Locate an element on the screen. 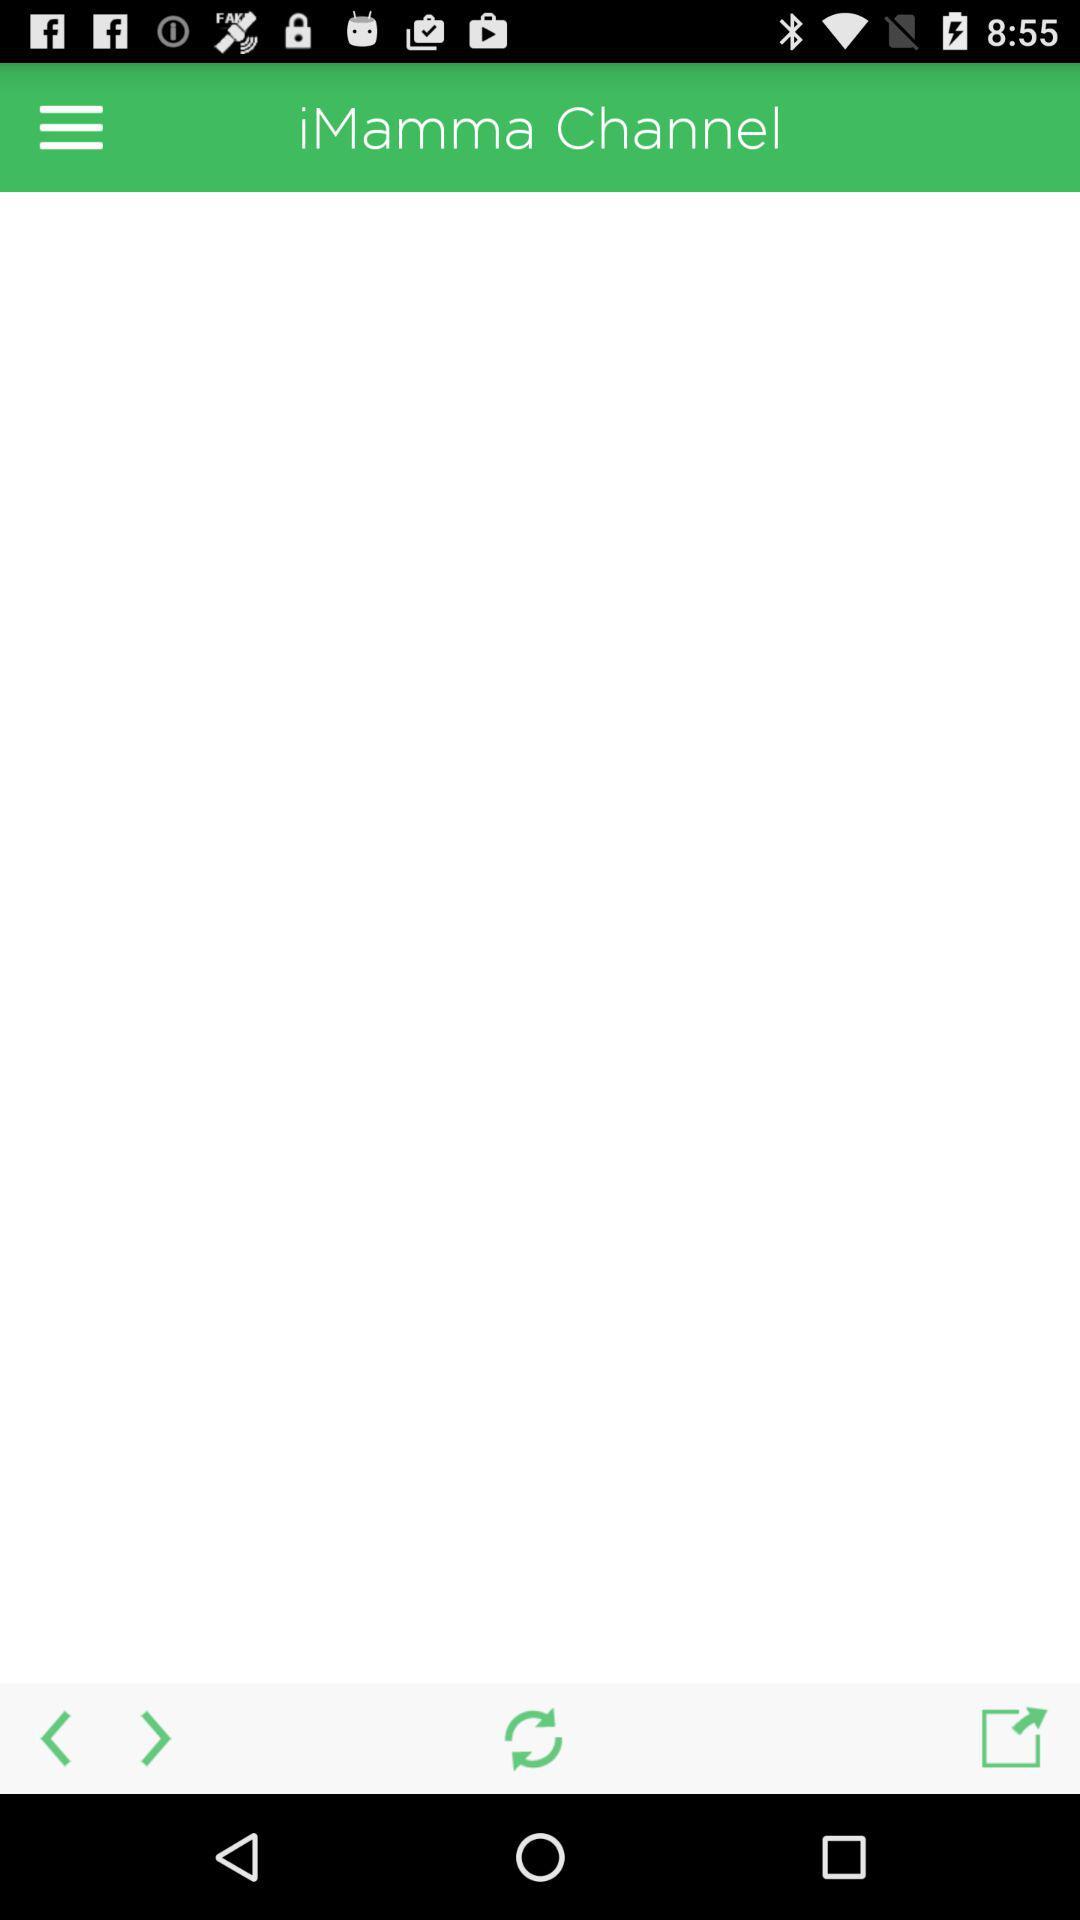 Image resolution: width=1080 pixels, height=1920 pixels. refresh option is located at coordinates (532, 1737).